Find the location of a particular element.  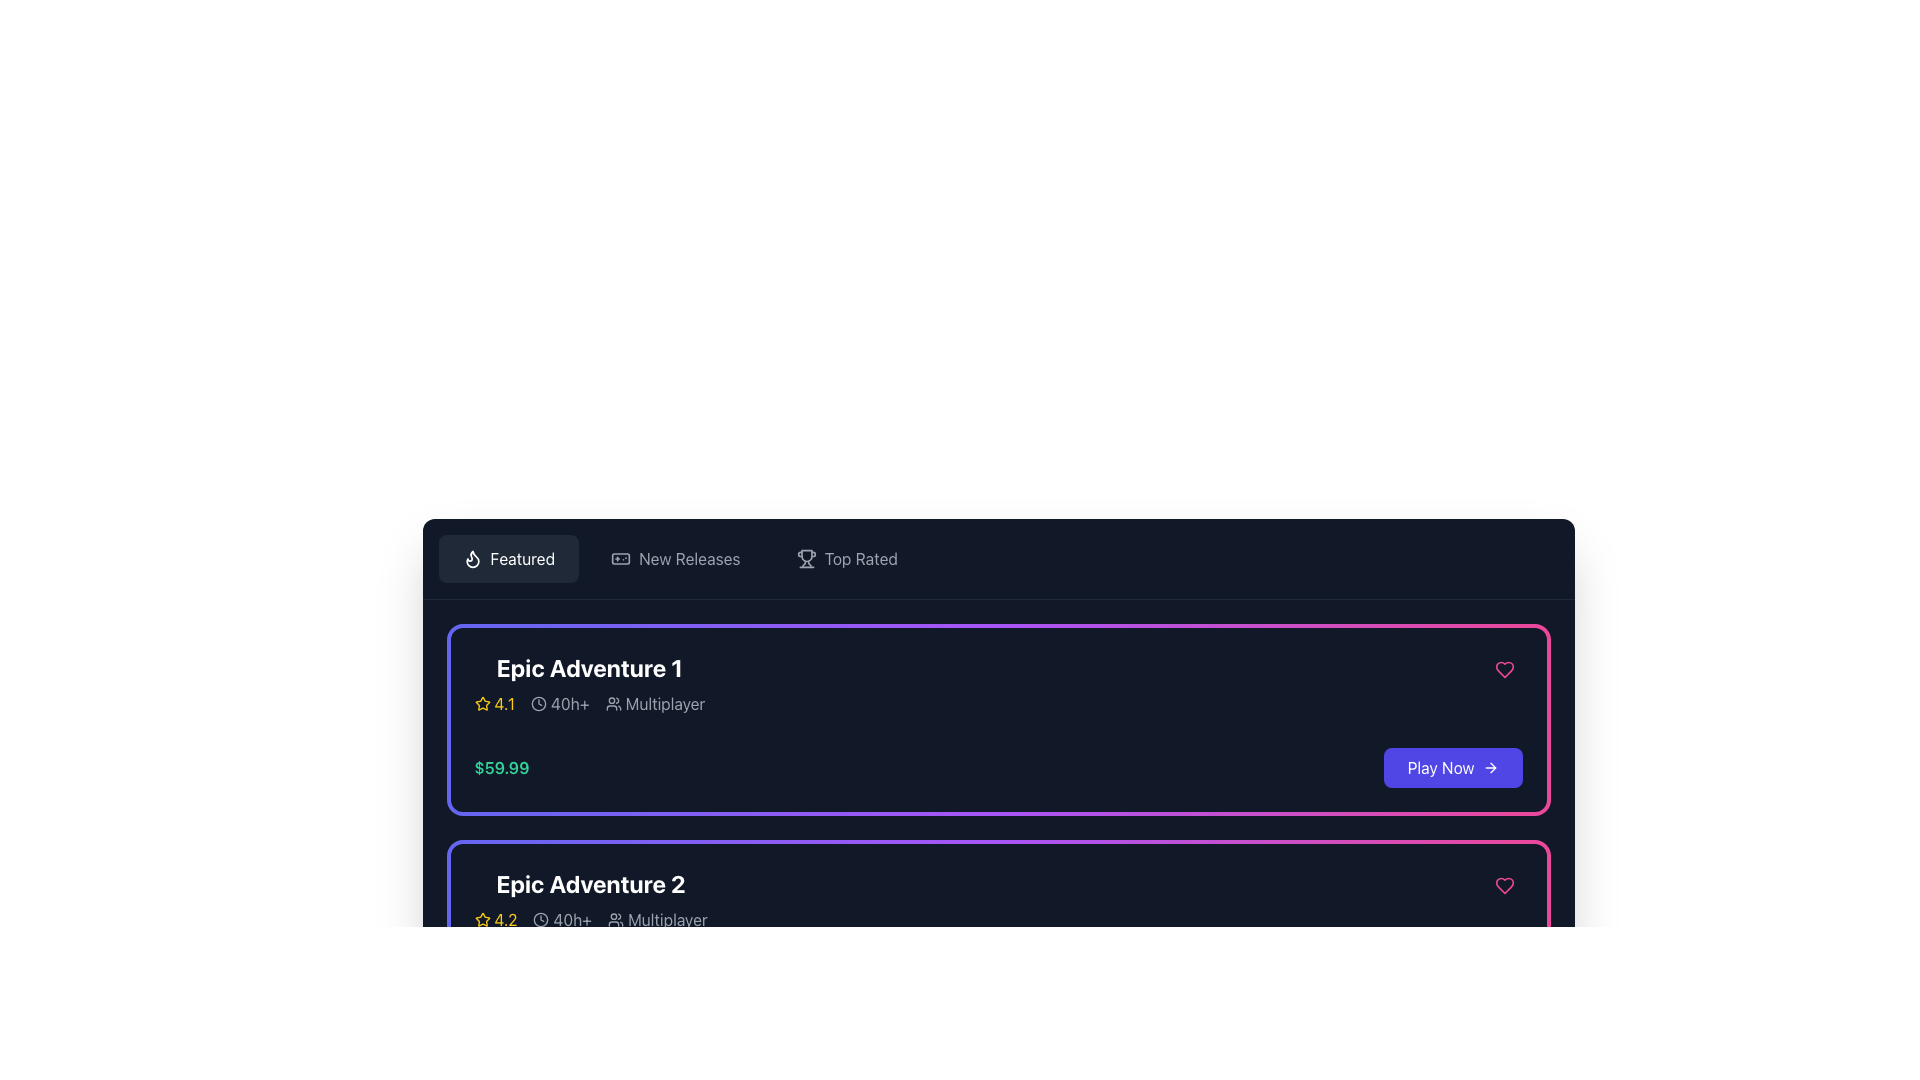

the button located to the right of the price label ('$59.99') is located at coordinates (1453, 766).